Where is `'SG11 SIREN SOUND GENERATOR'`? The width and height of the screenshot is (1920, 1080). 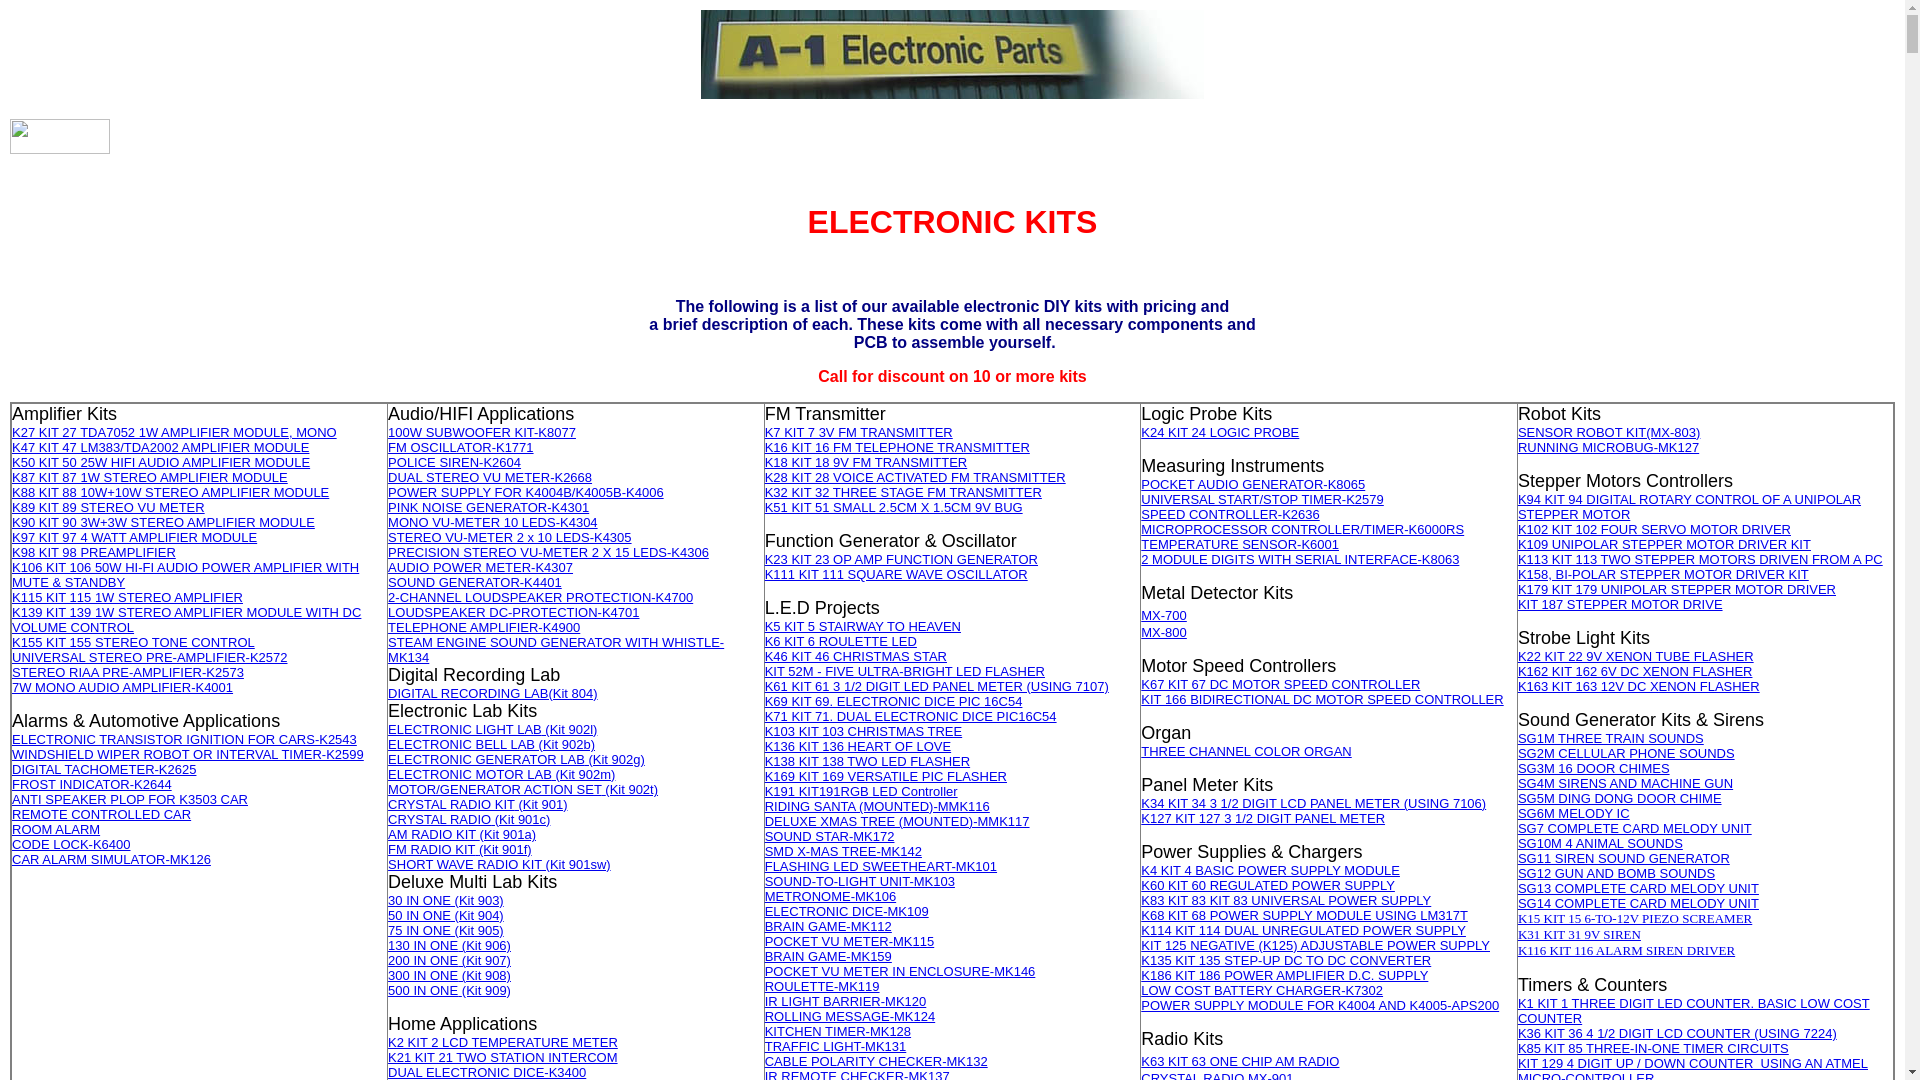 'SG11 SIREN SOUND GENERATOR' is located at coordinates (1623, 857).